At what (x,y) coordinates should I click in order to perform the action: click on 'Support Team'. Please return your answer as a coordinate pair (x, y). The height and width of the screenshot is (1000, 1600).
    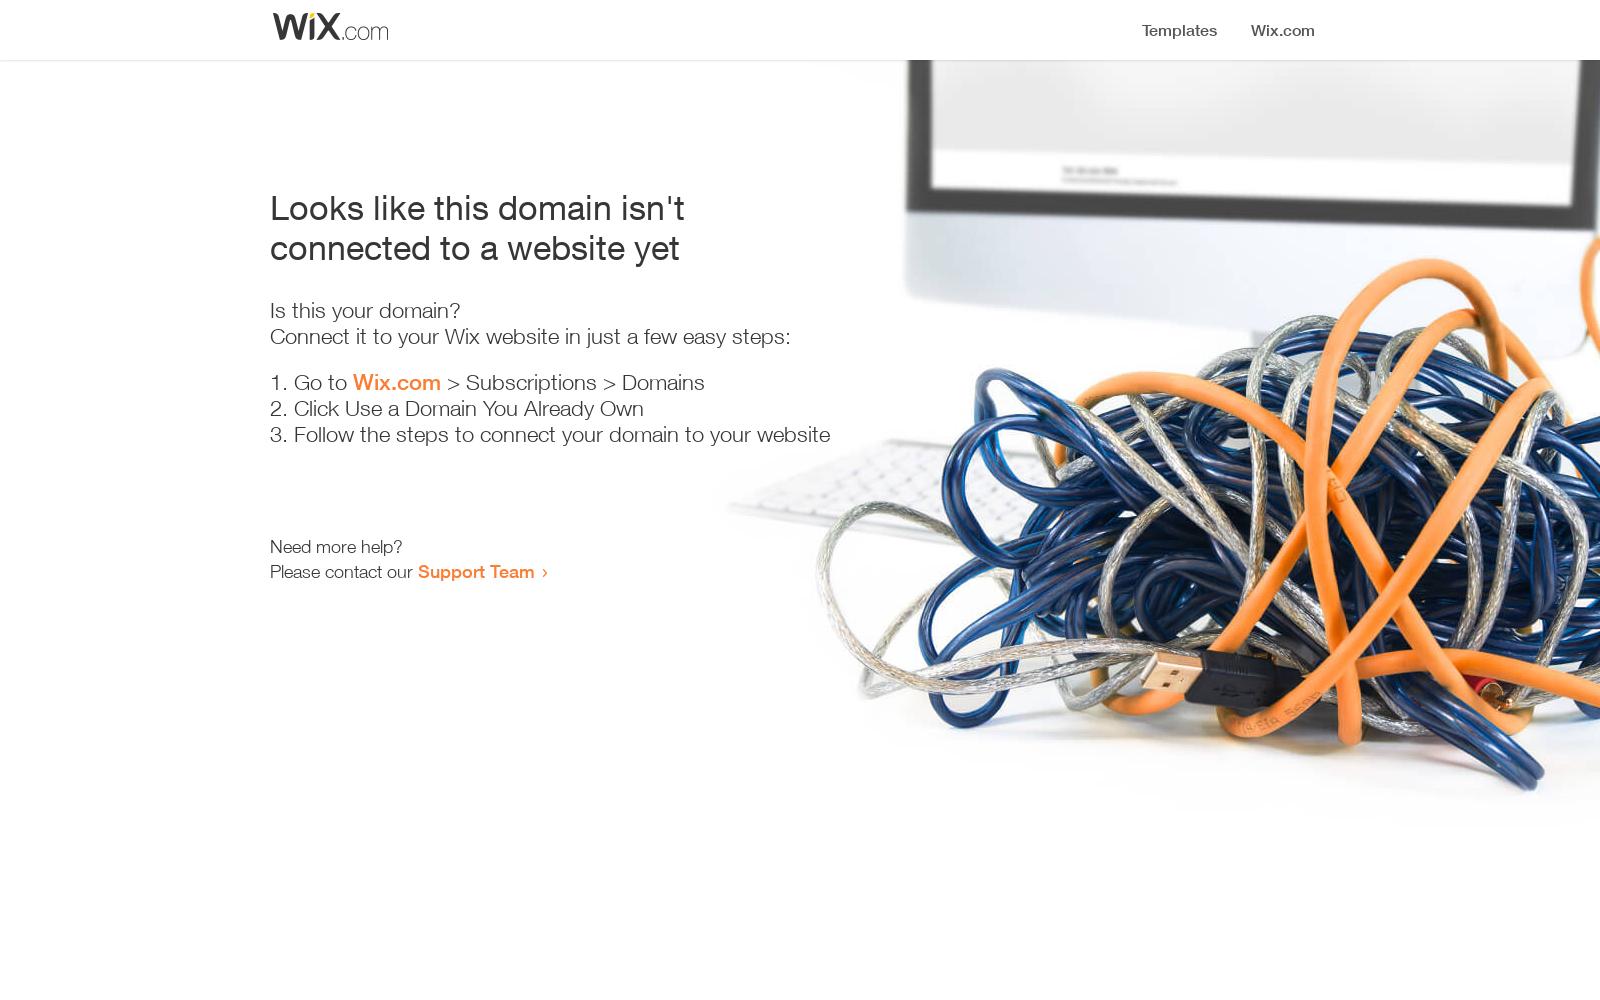
    Looking at the image, I should click on (475, 570).